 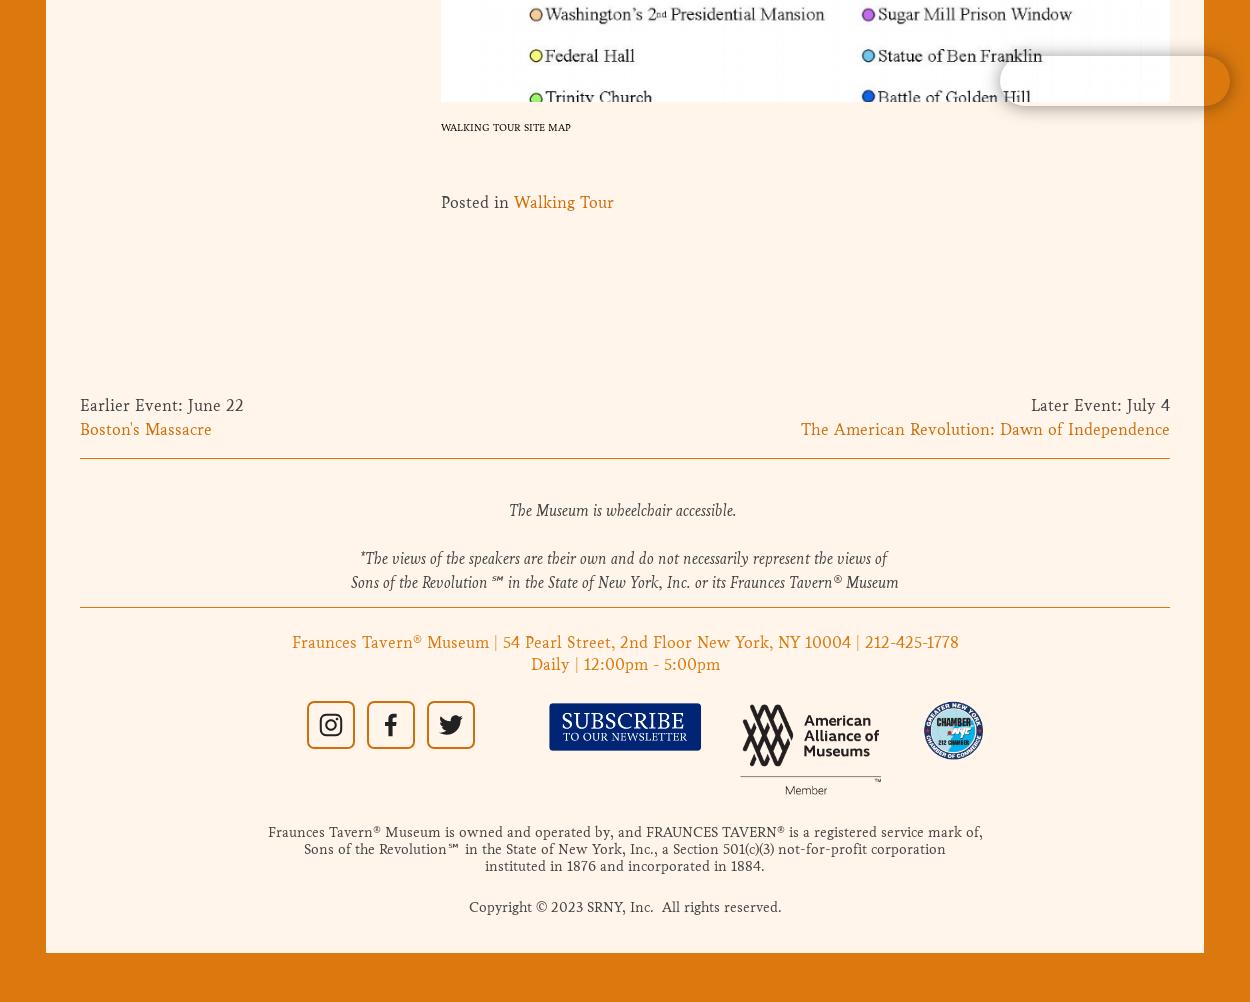 I want to click on 'Fraunces Tavern® Museum | 54 Pearl Street, 2nd Floor New York, NY 10004 | 212-425-1778', so click(x=623, y=640).